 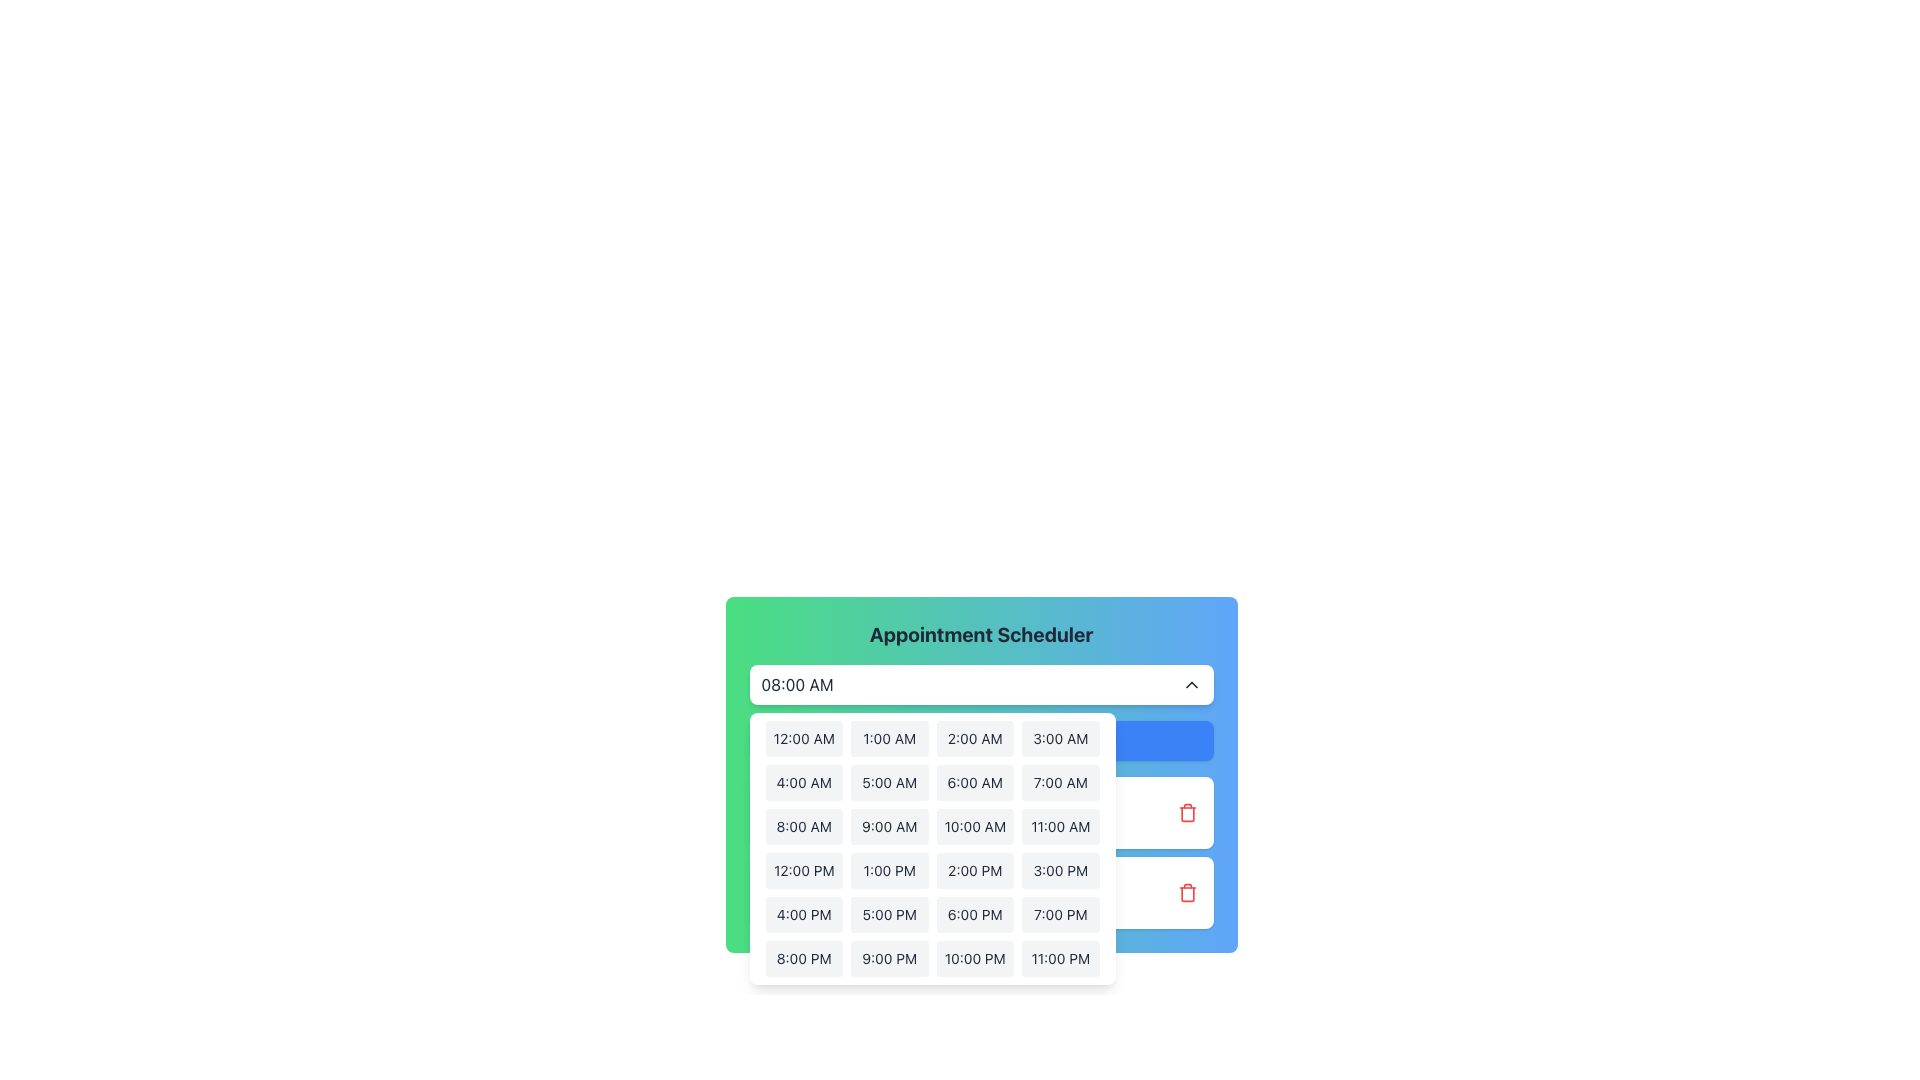 I want to click on the rectangular button with the text '4:00 AM', so click(x=804, y=782).